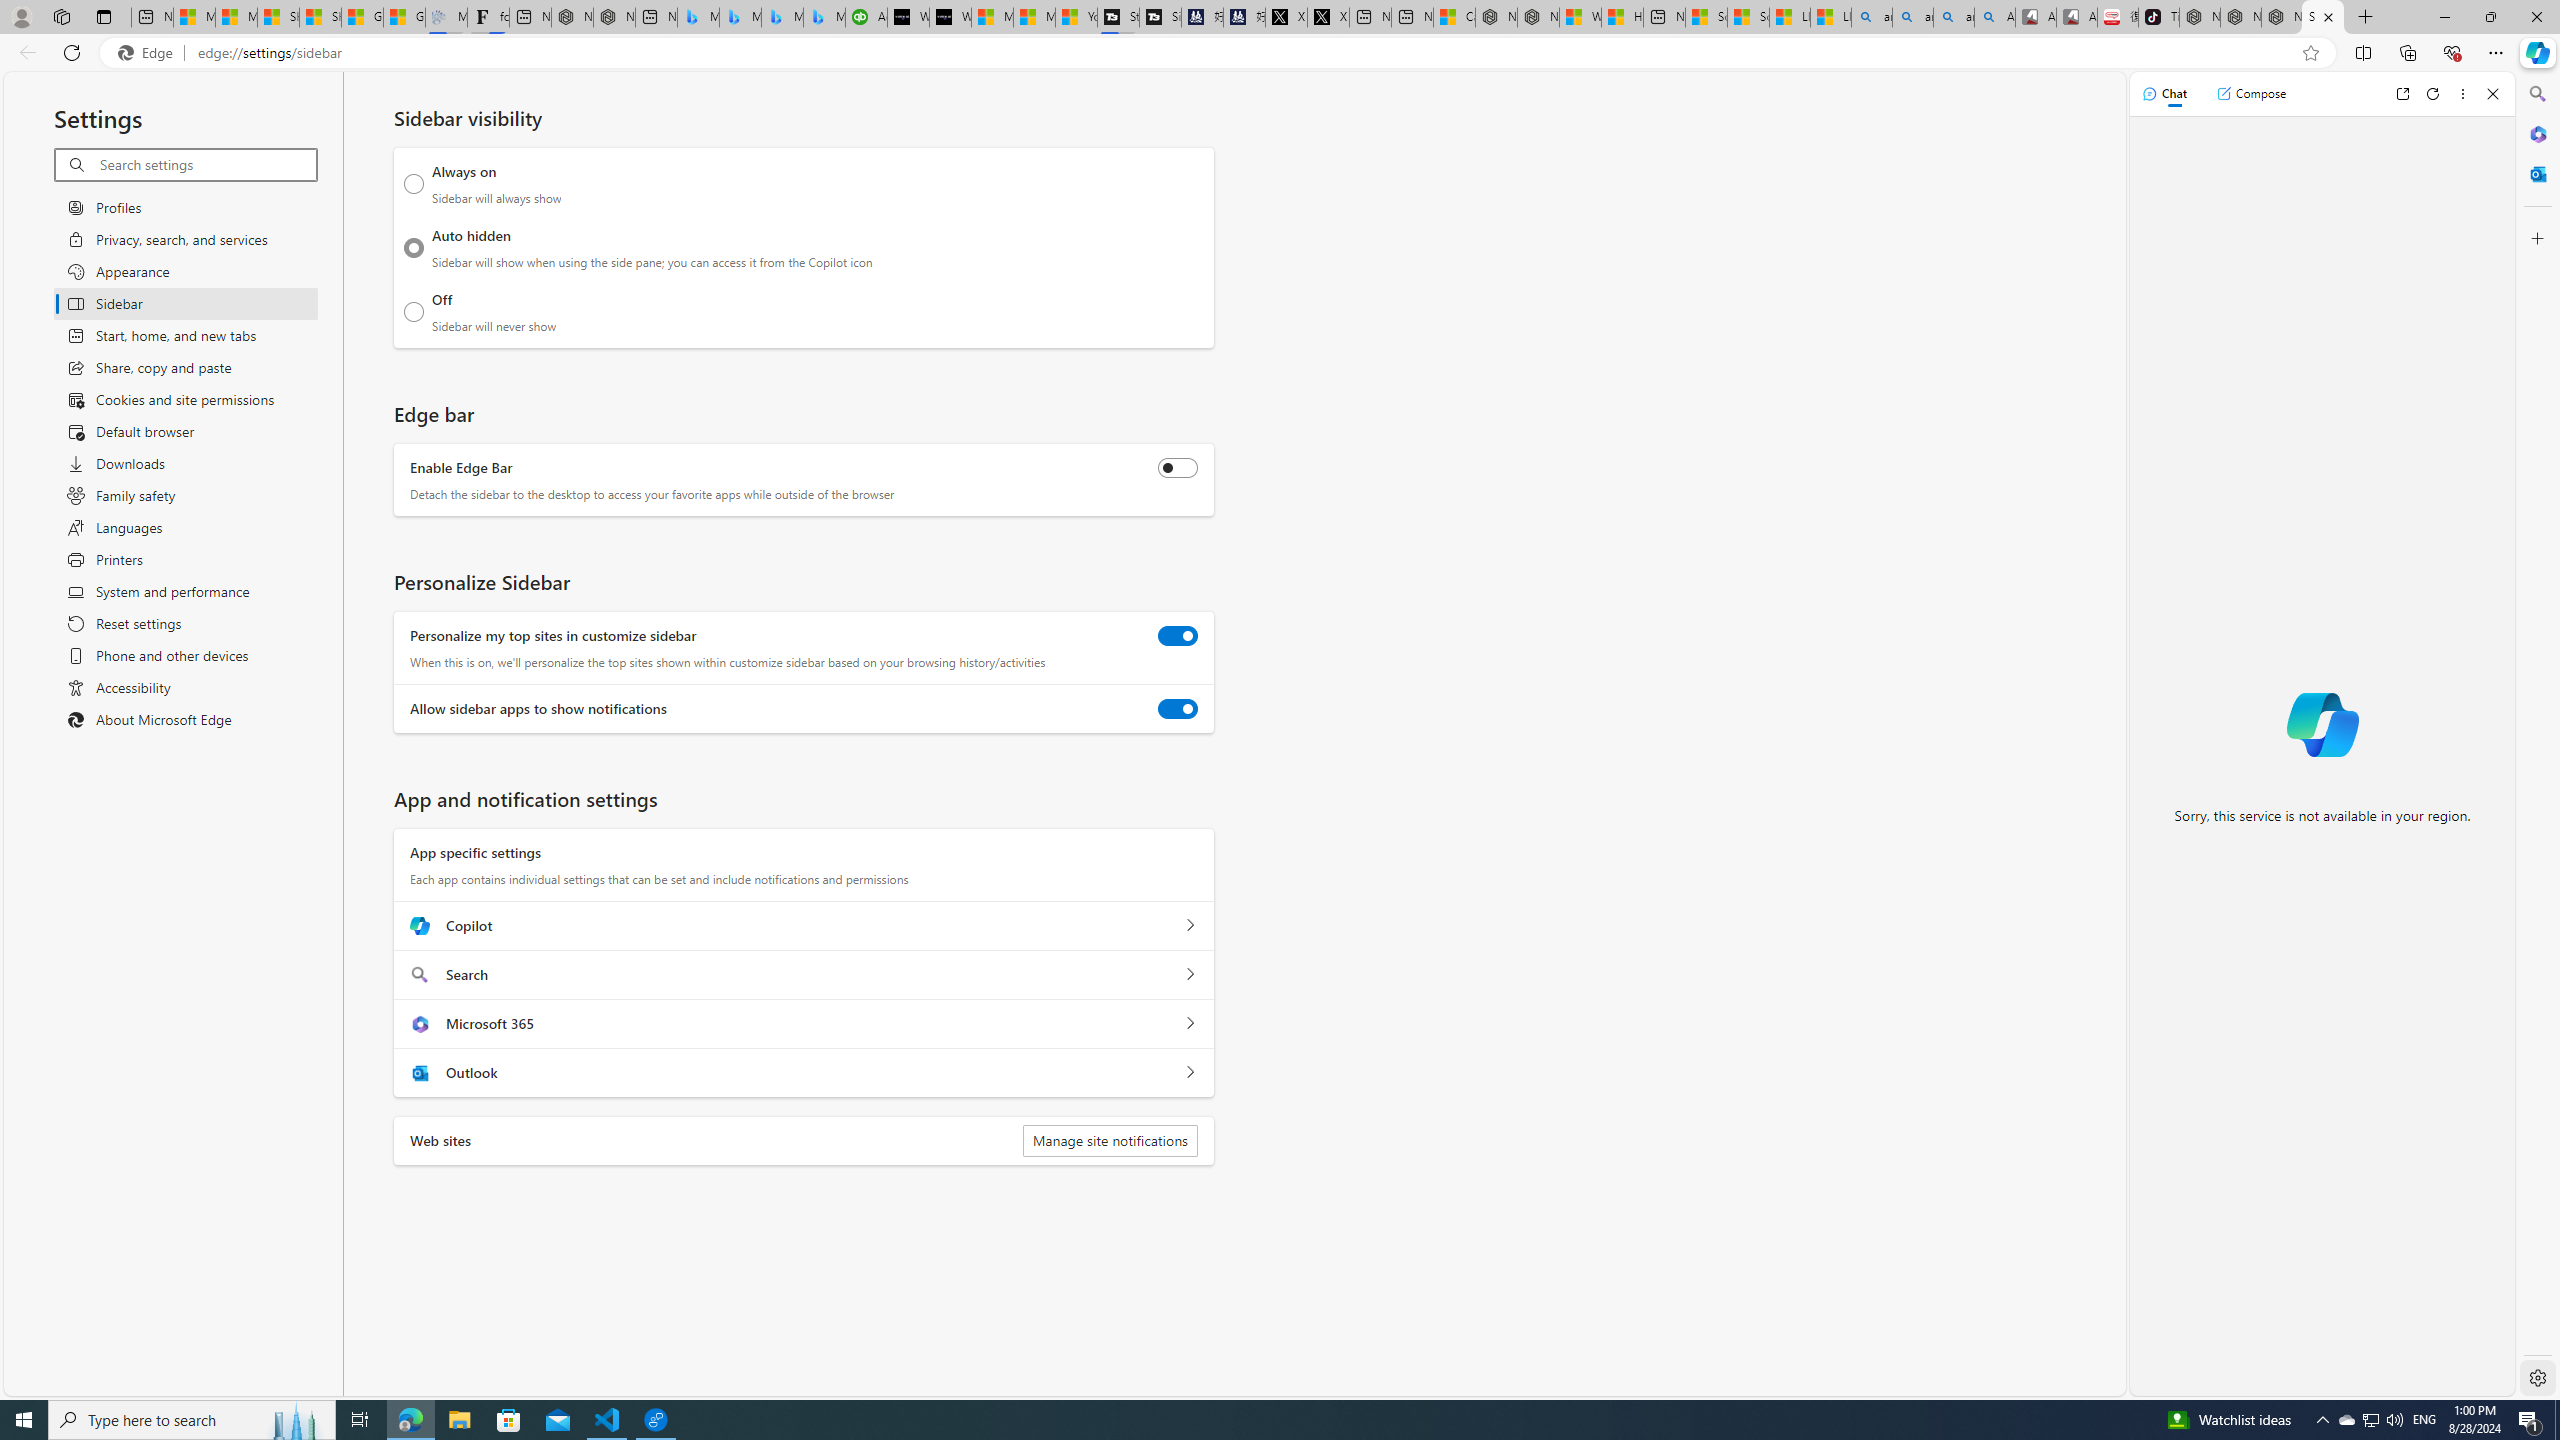 This screenshot has height=1440, width=2560. I want to click on 'All Cubot phones', so click(2076, 16).